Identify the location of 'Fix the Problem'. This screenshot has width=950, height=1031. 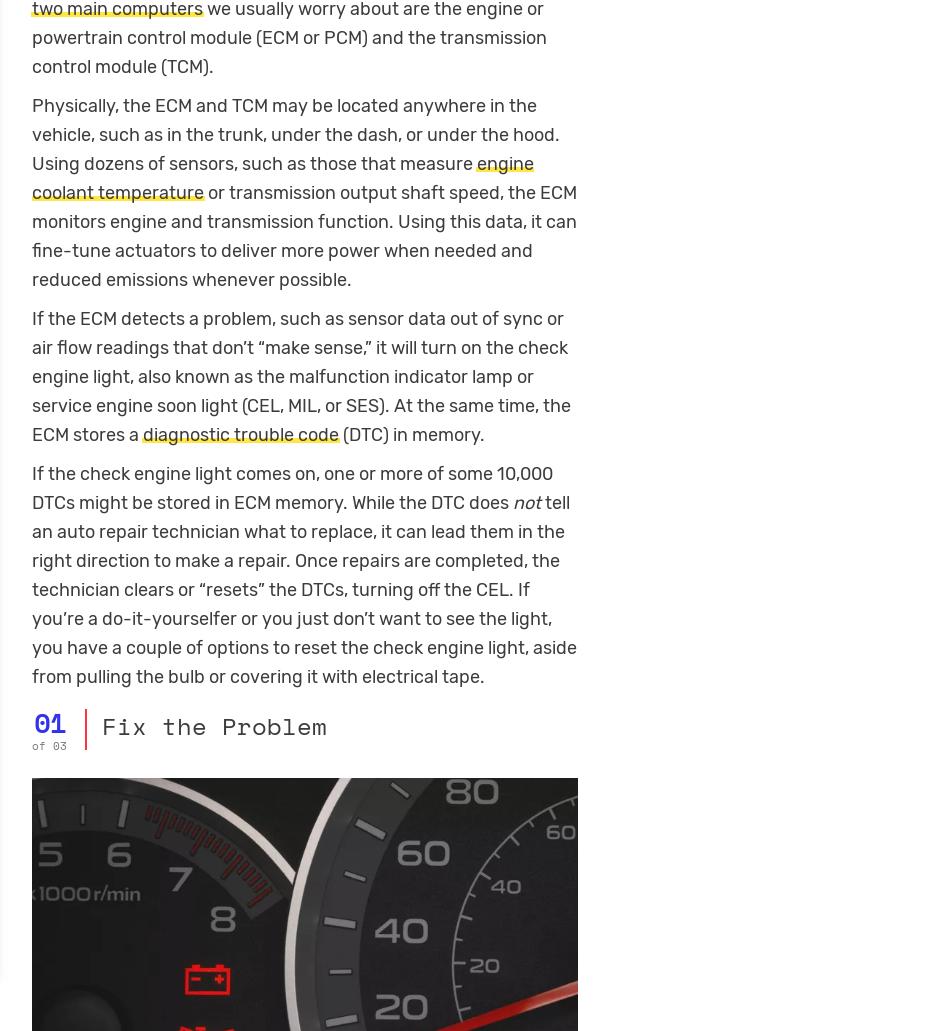
(213, 725).